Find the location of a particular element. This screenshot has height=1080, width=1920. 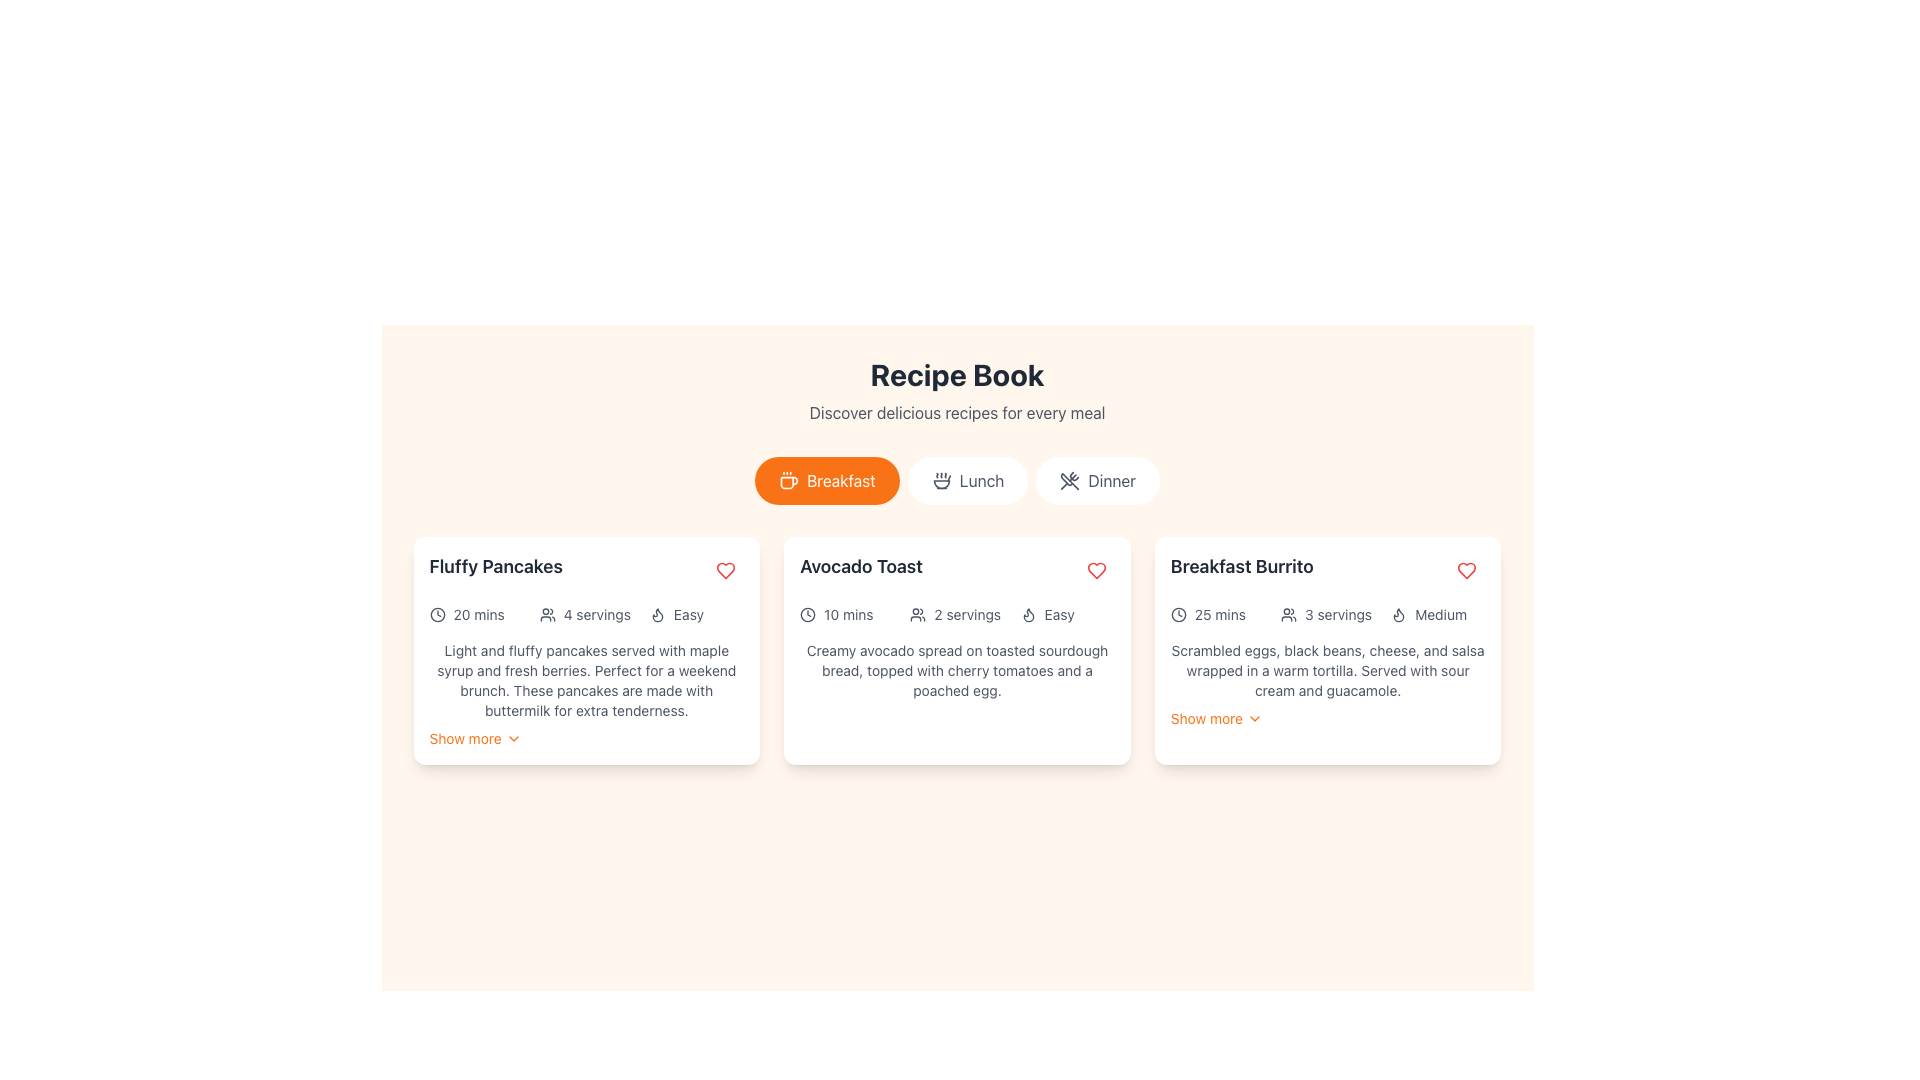

the text label displaying '2 servings' located in the Avocado Toast card, which is situated below the title and to the right of the user icon is located at coordinates (967, 613).